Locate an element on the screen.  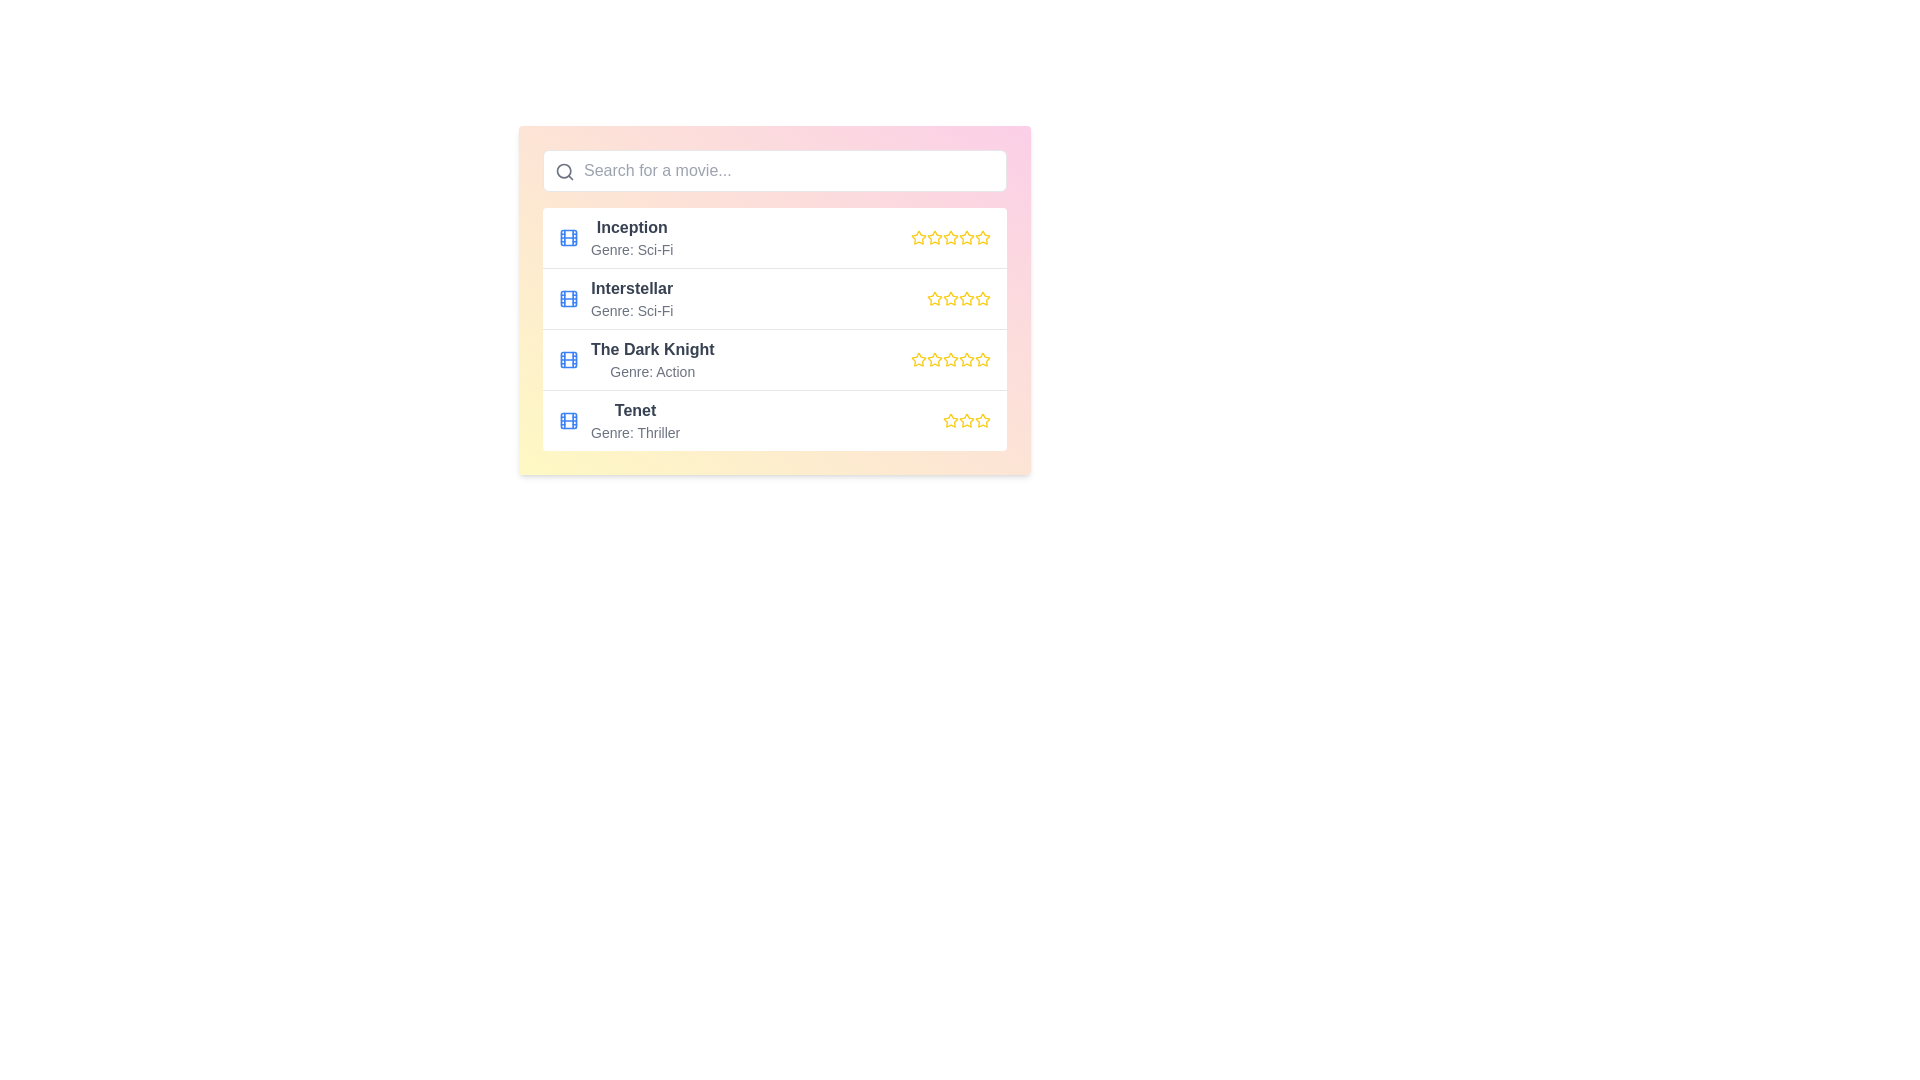
the first star icon in the rating system next to 'Inception' is located at coordinates (917, 237).